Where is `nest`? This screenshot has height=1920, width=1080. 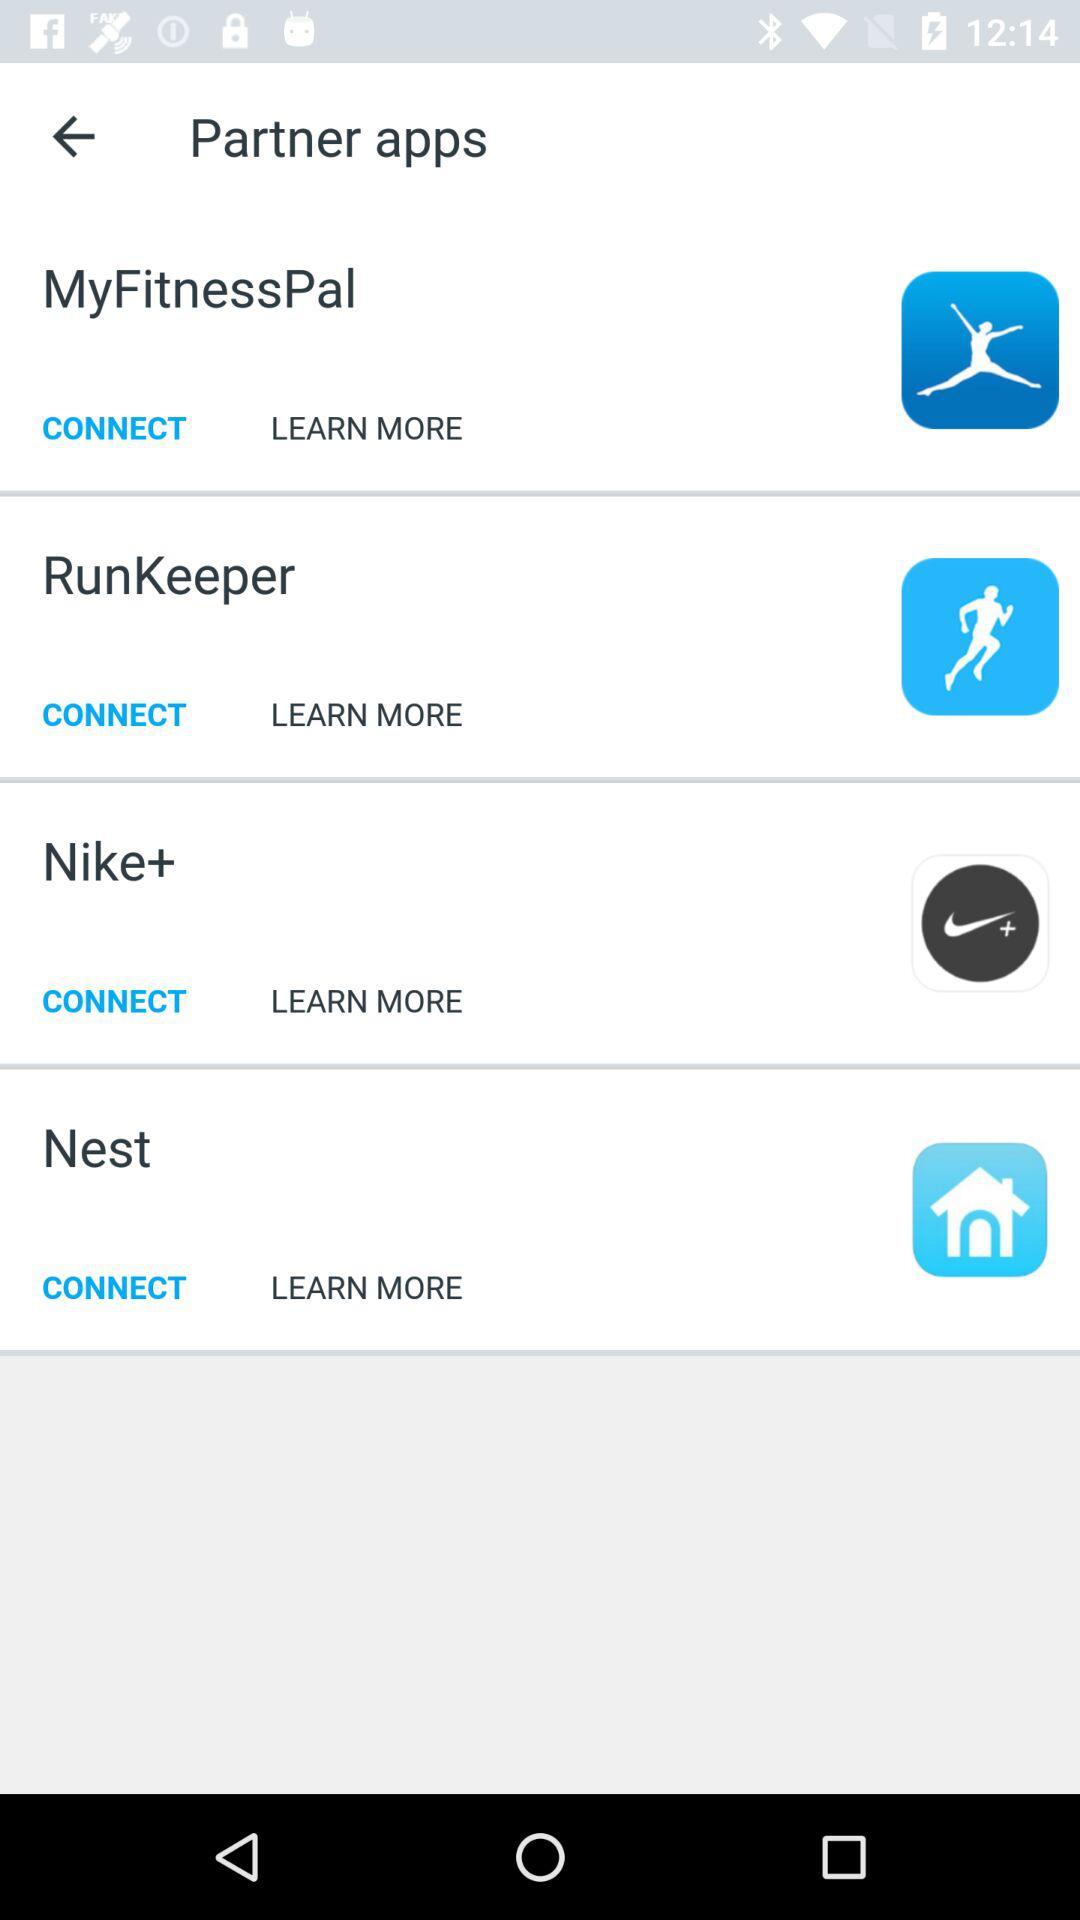
nest is located at coordinates (96, 1146).